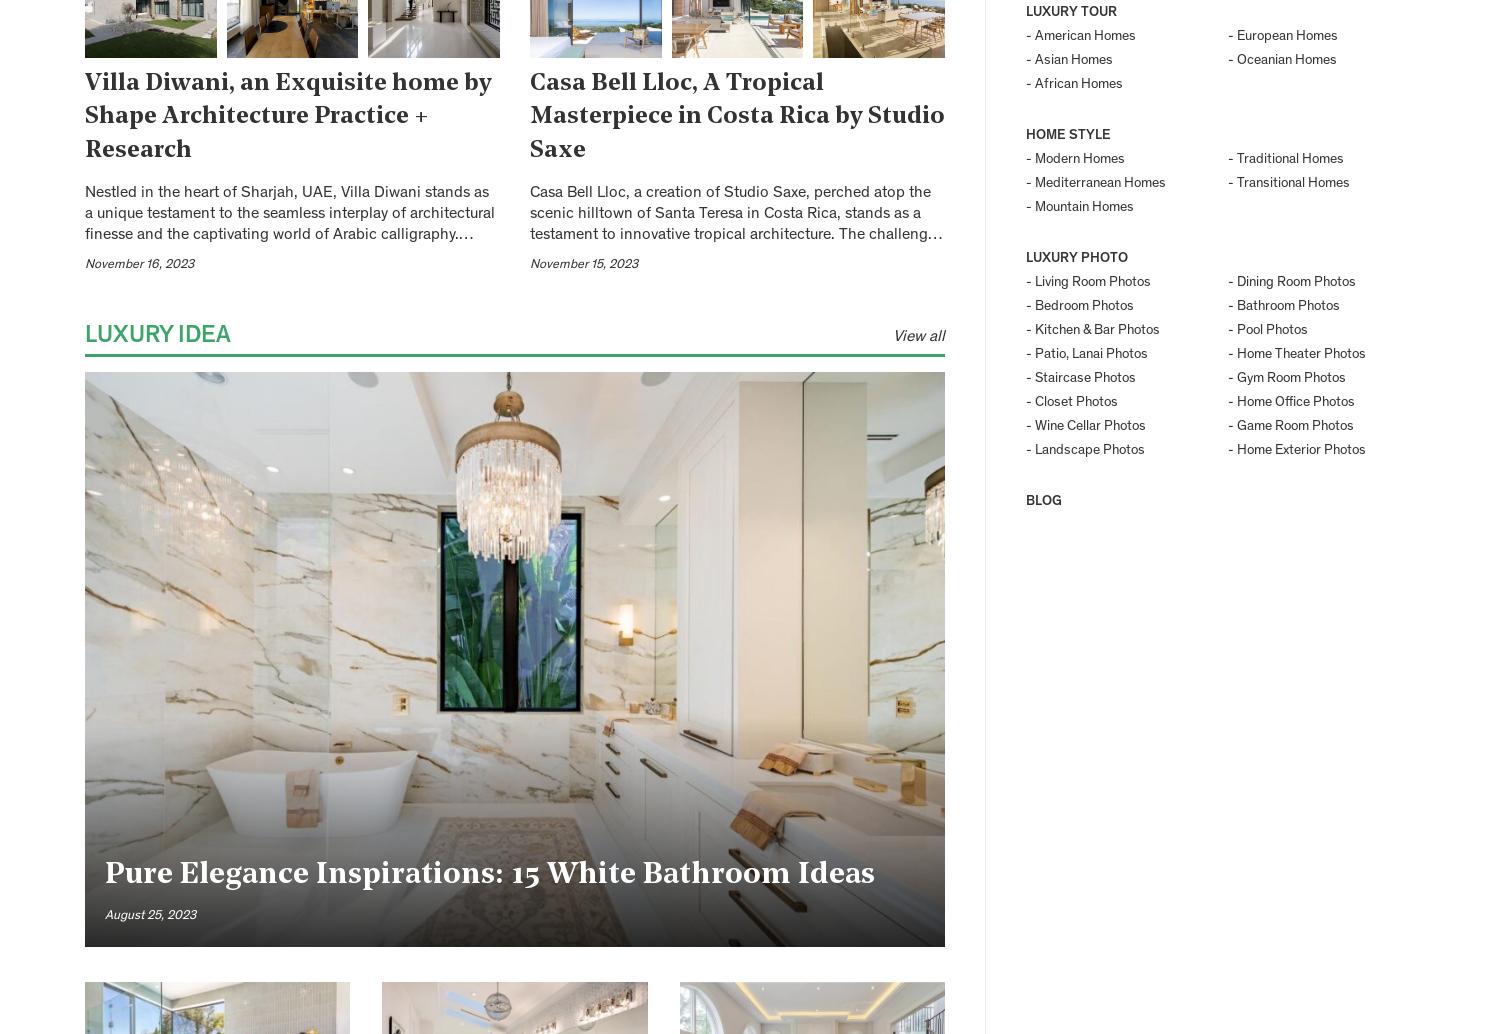  What do you see at coordinates (1095, 183) in the screenshot?
I see `'- Mediterranean Homes'` at bounding box center [1095, 183].